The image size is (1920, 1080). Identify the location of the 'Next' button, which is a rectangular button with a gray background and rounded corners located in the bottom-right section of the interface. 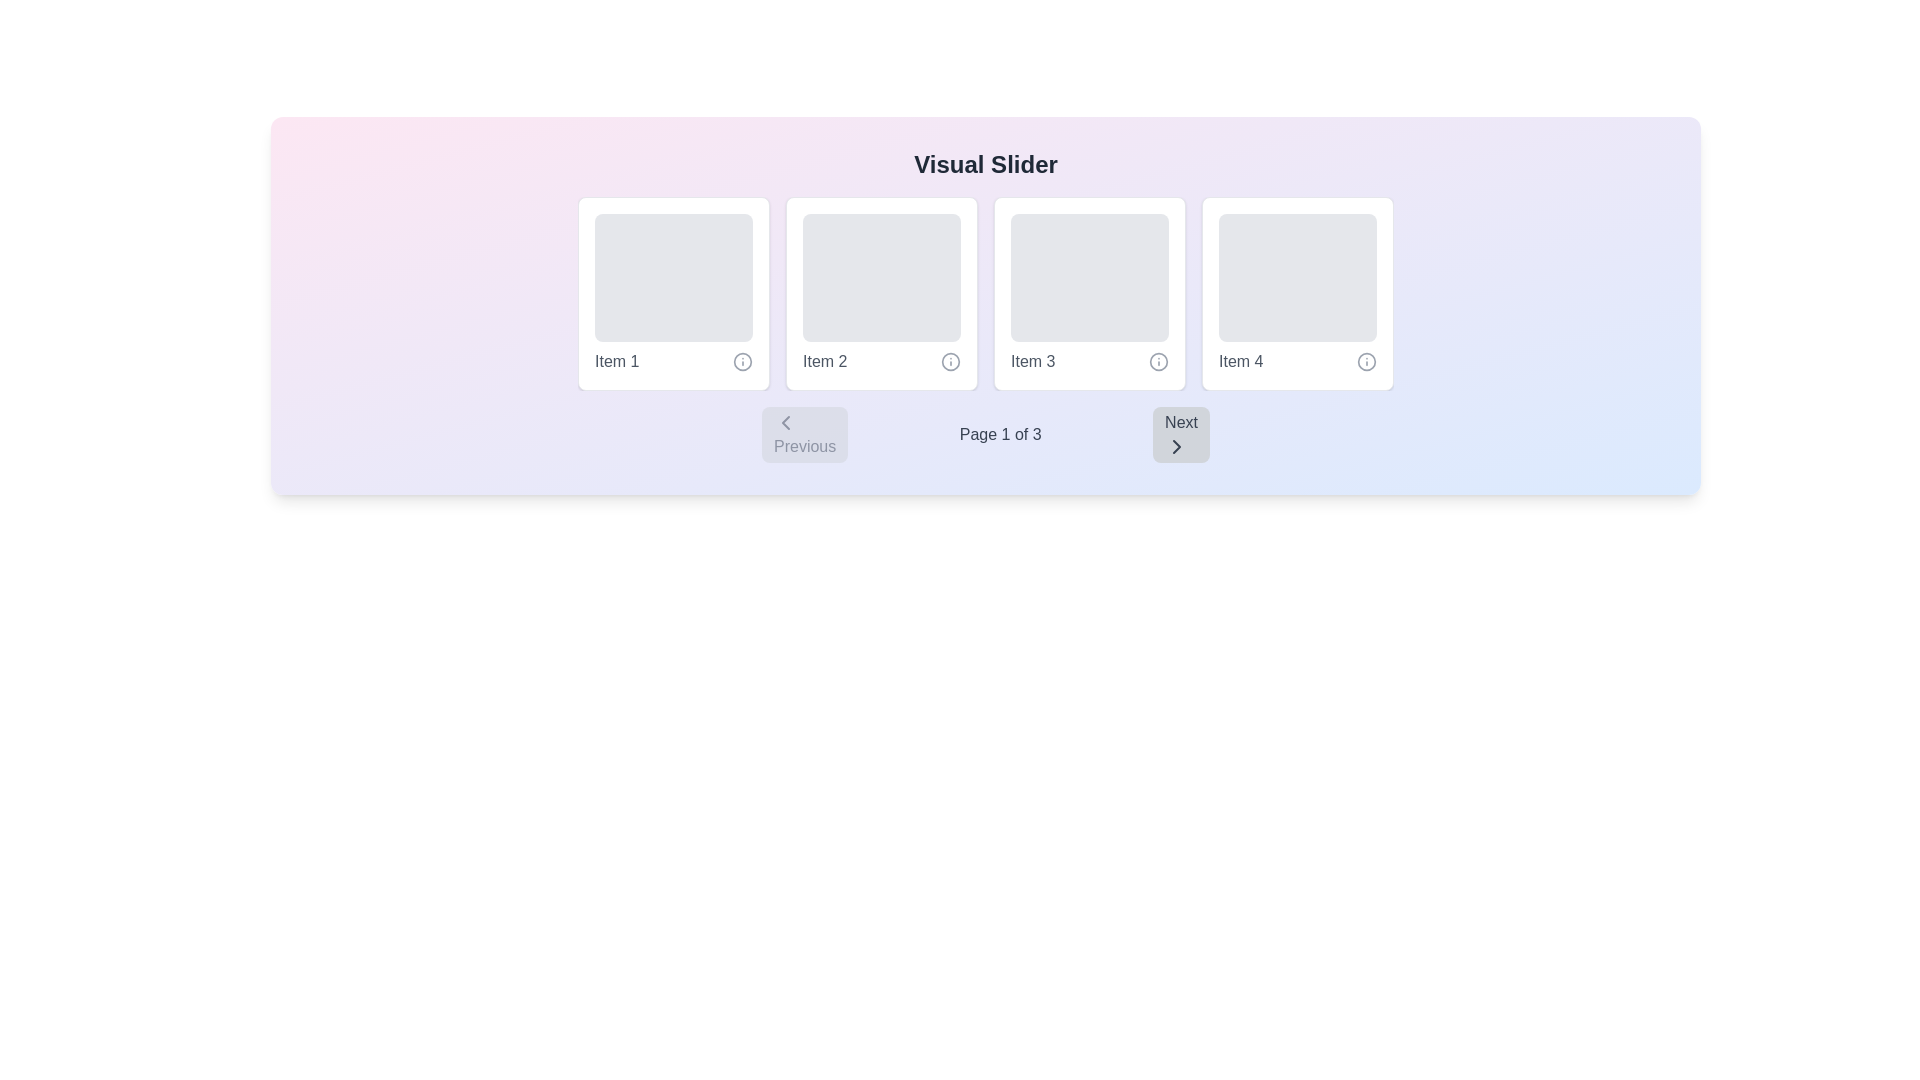
(1181, 434).